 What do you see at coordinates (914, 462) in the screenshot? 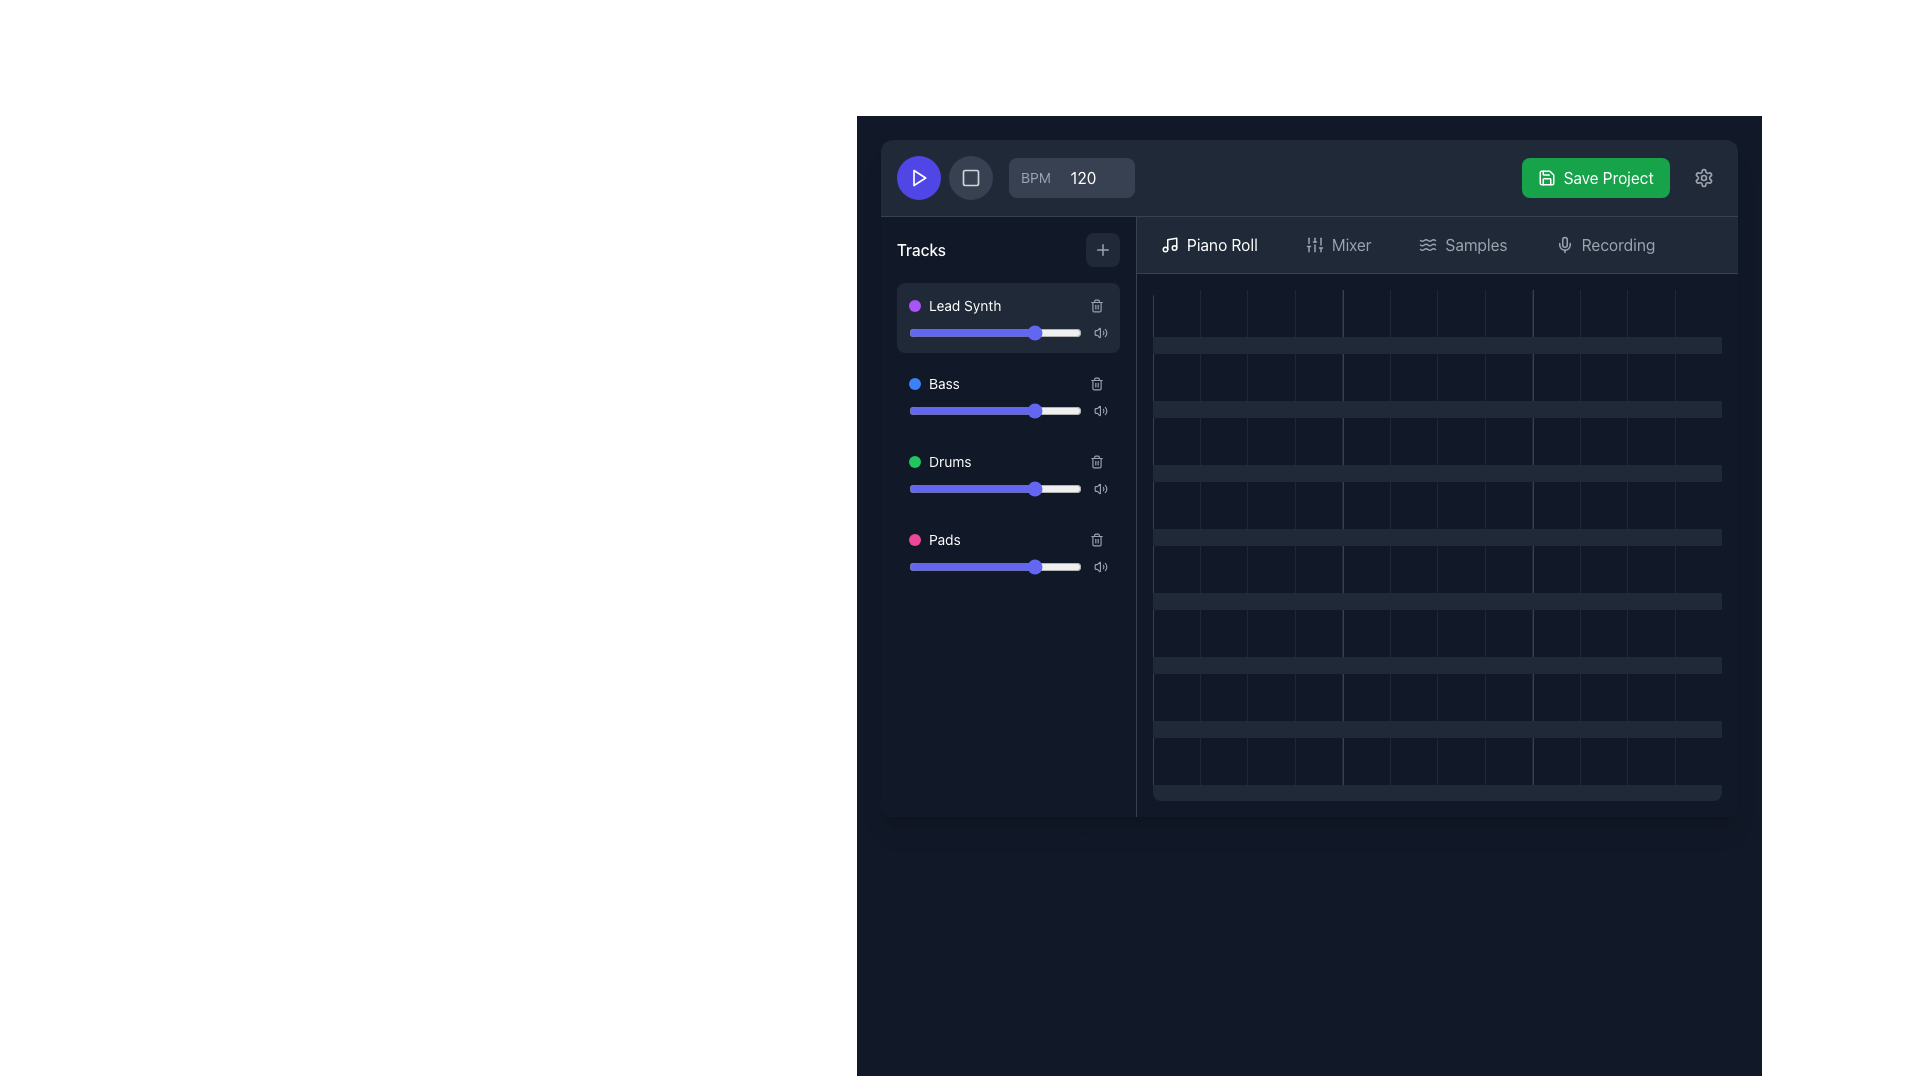
I see `the status indicator representing the active state for the 'Drums' track, located to the left of the text label 'Drums' in the sidebar` at bounding box center [914, 462].